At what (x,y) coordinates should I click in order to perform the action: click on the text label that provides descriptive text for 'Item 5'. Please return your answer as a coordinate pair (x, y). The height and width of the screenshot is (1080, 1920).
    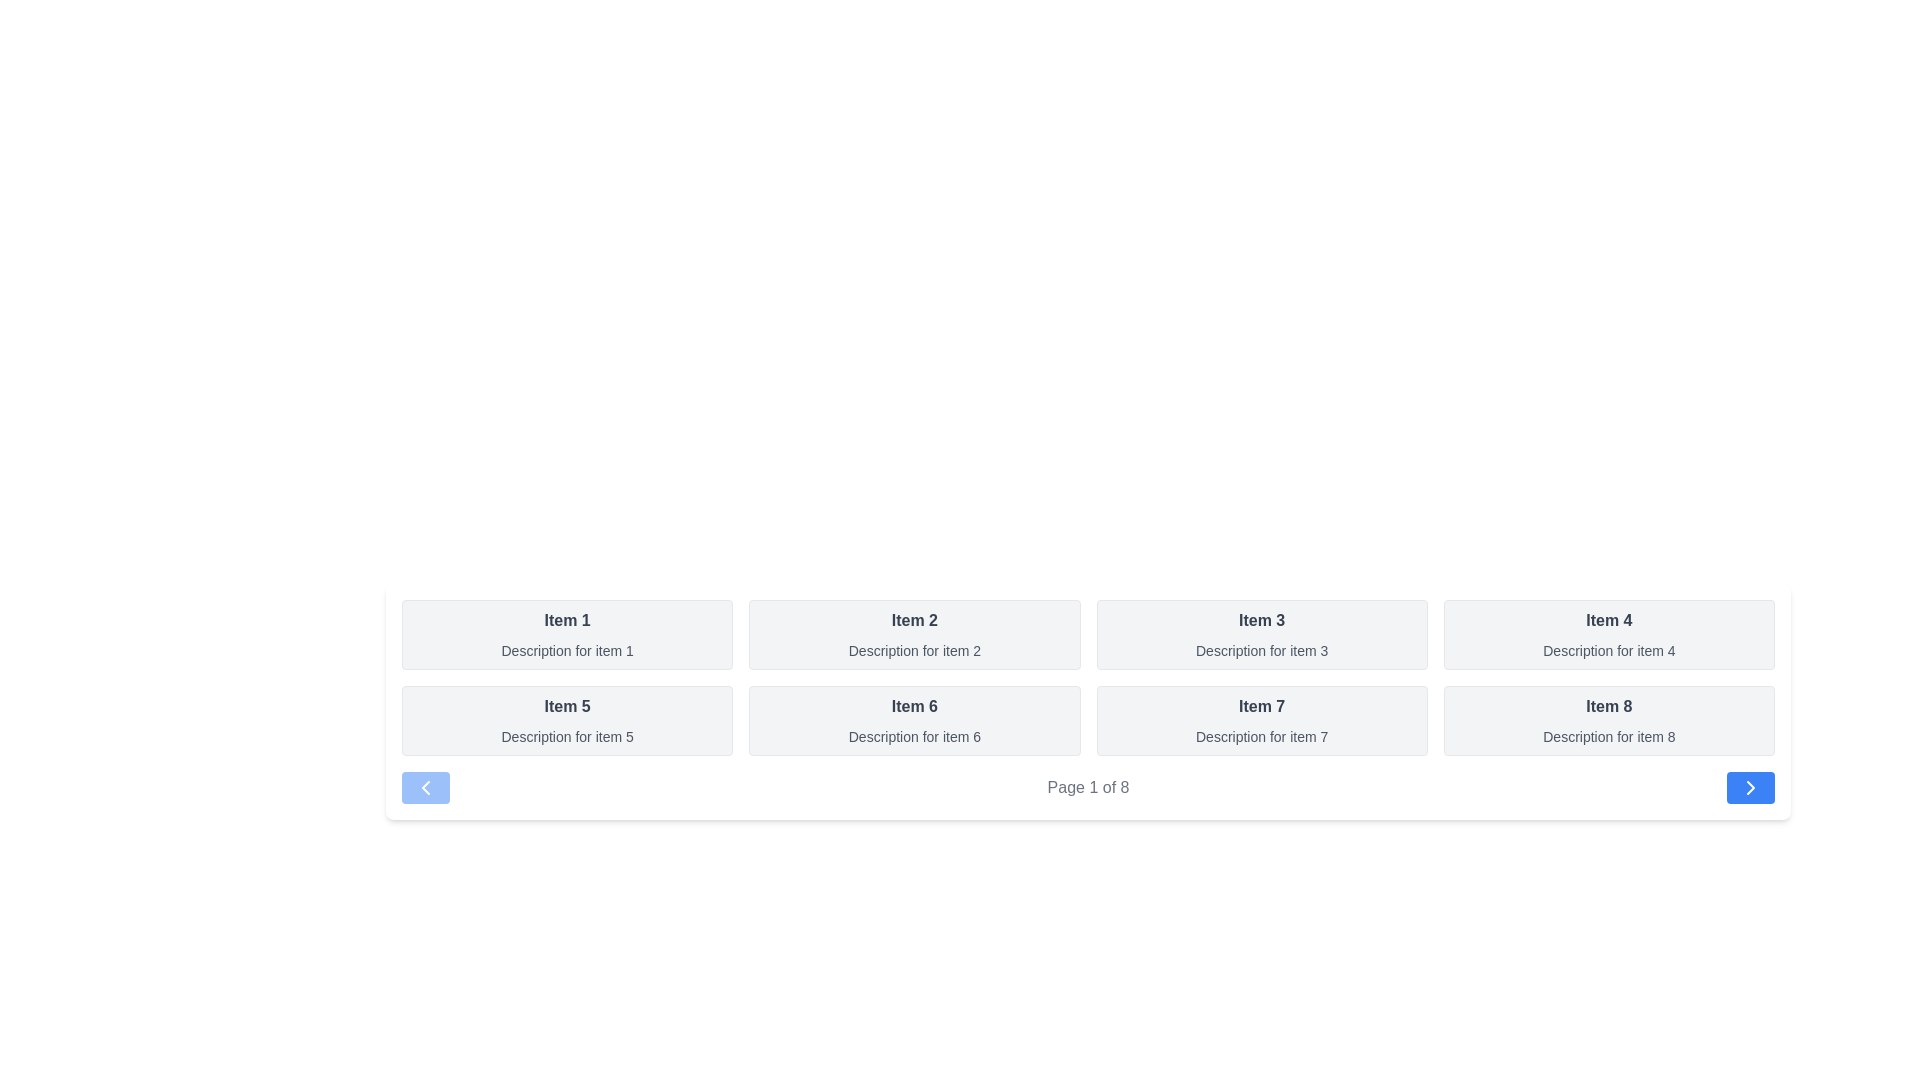
    Looking at the image, I should click on (566, 736).